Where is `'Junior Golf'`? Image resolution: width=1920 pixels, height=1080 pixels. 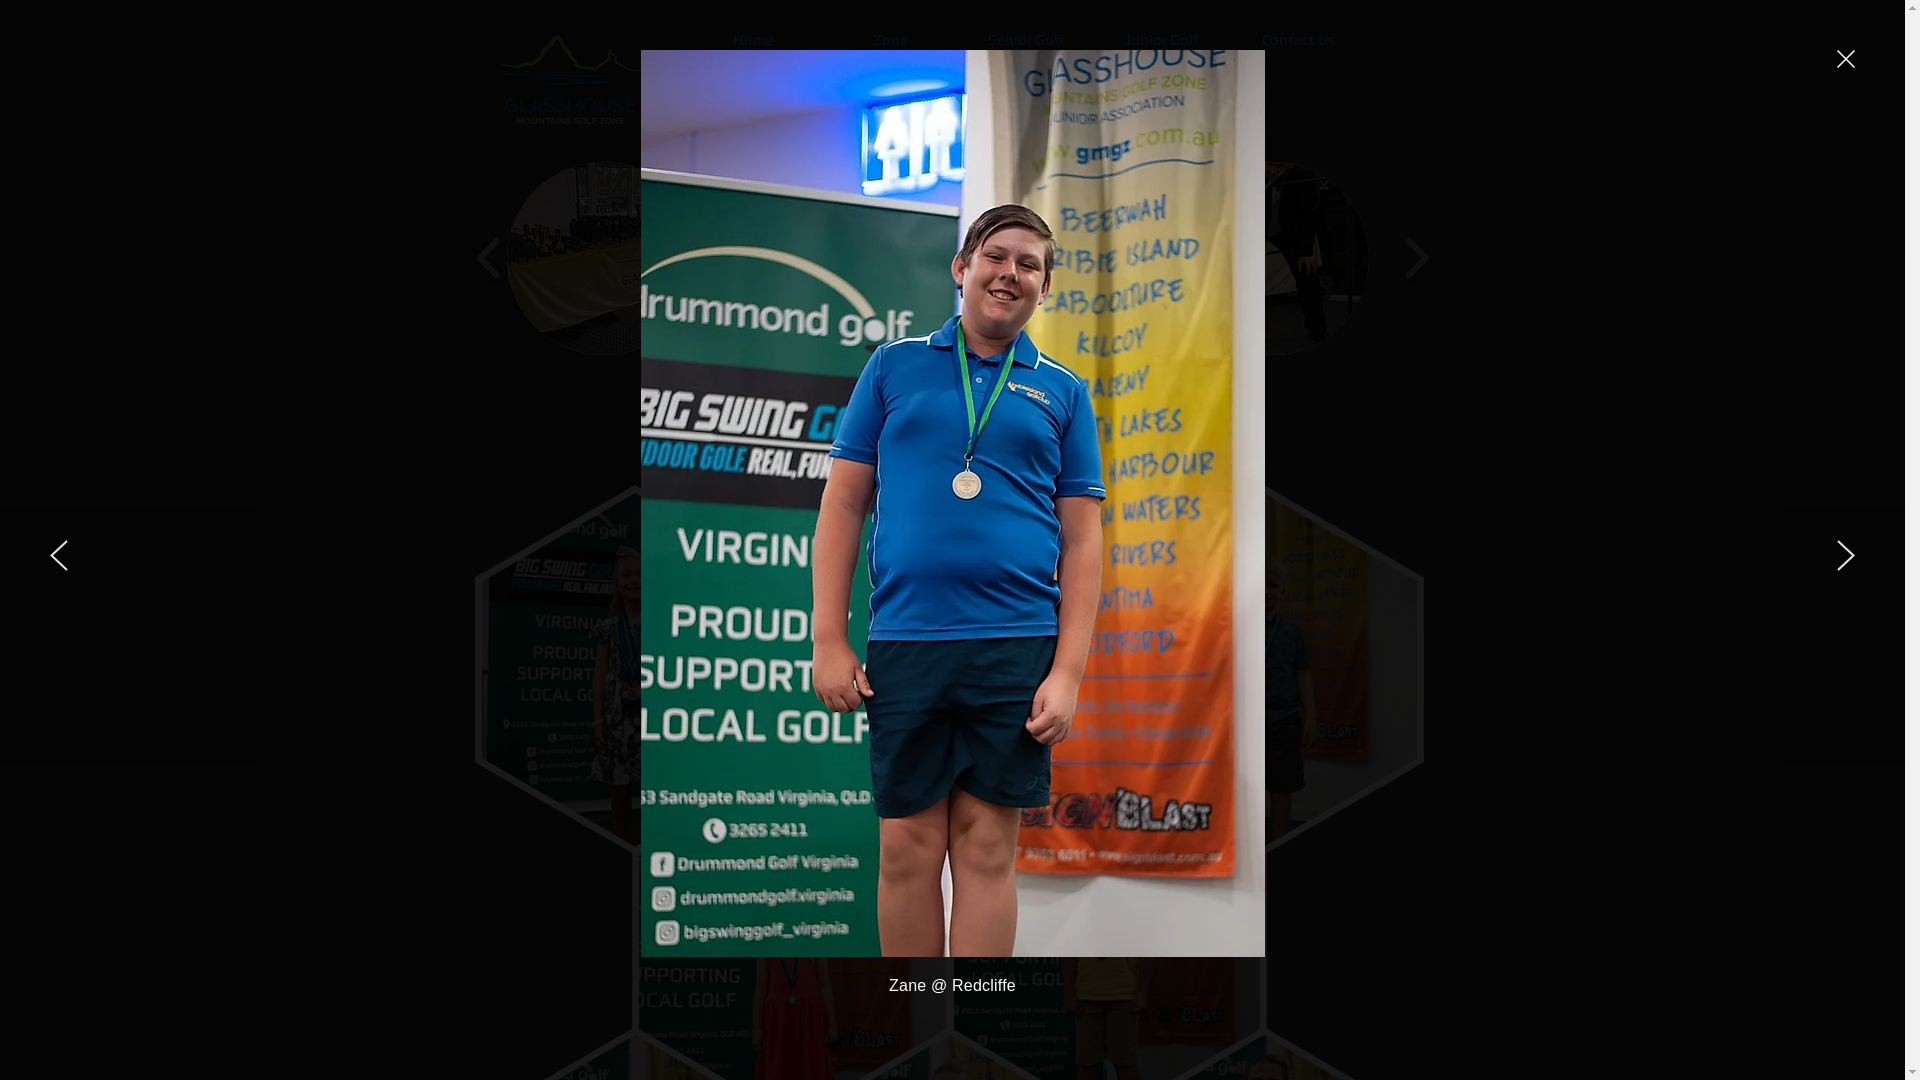 'Junior Golf' is located at coordinates (1093, 38).